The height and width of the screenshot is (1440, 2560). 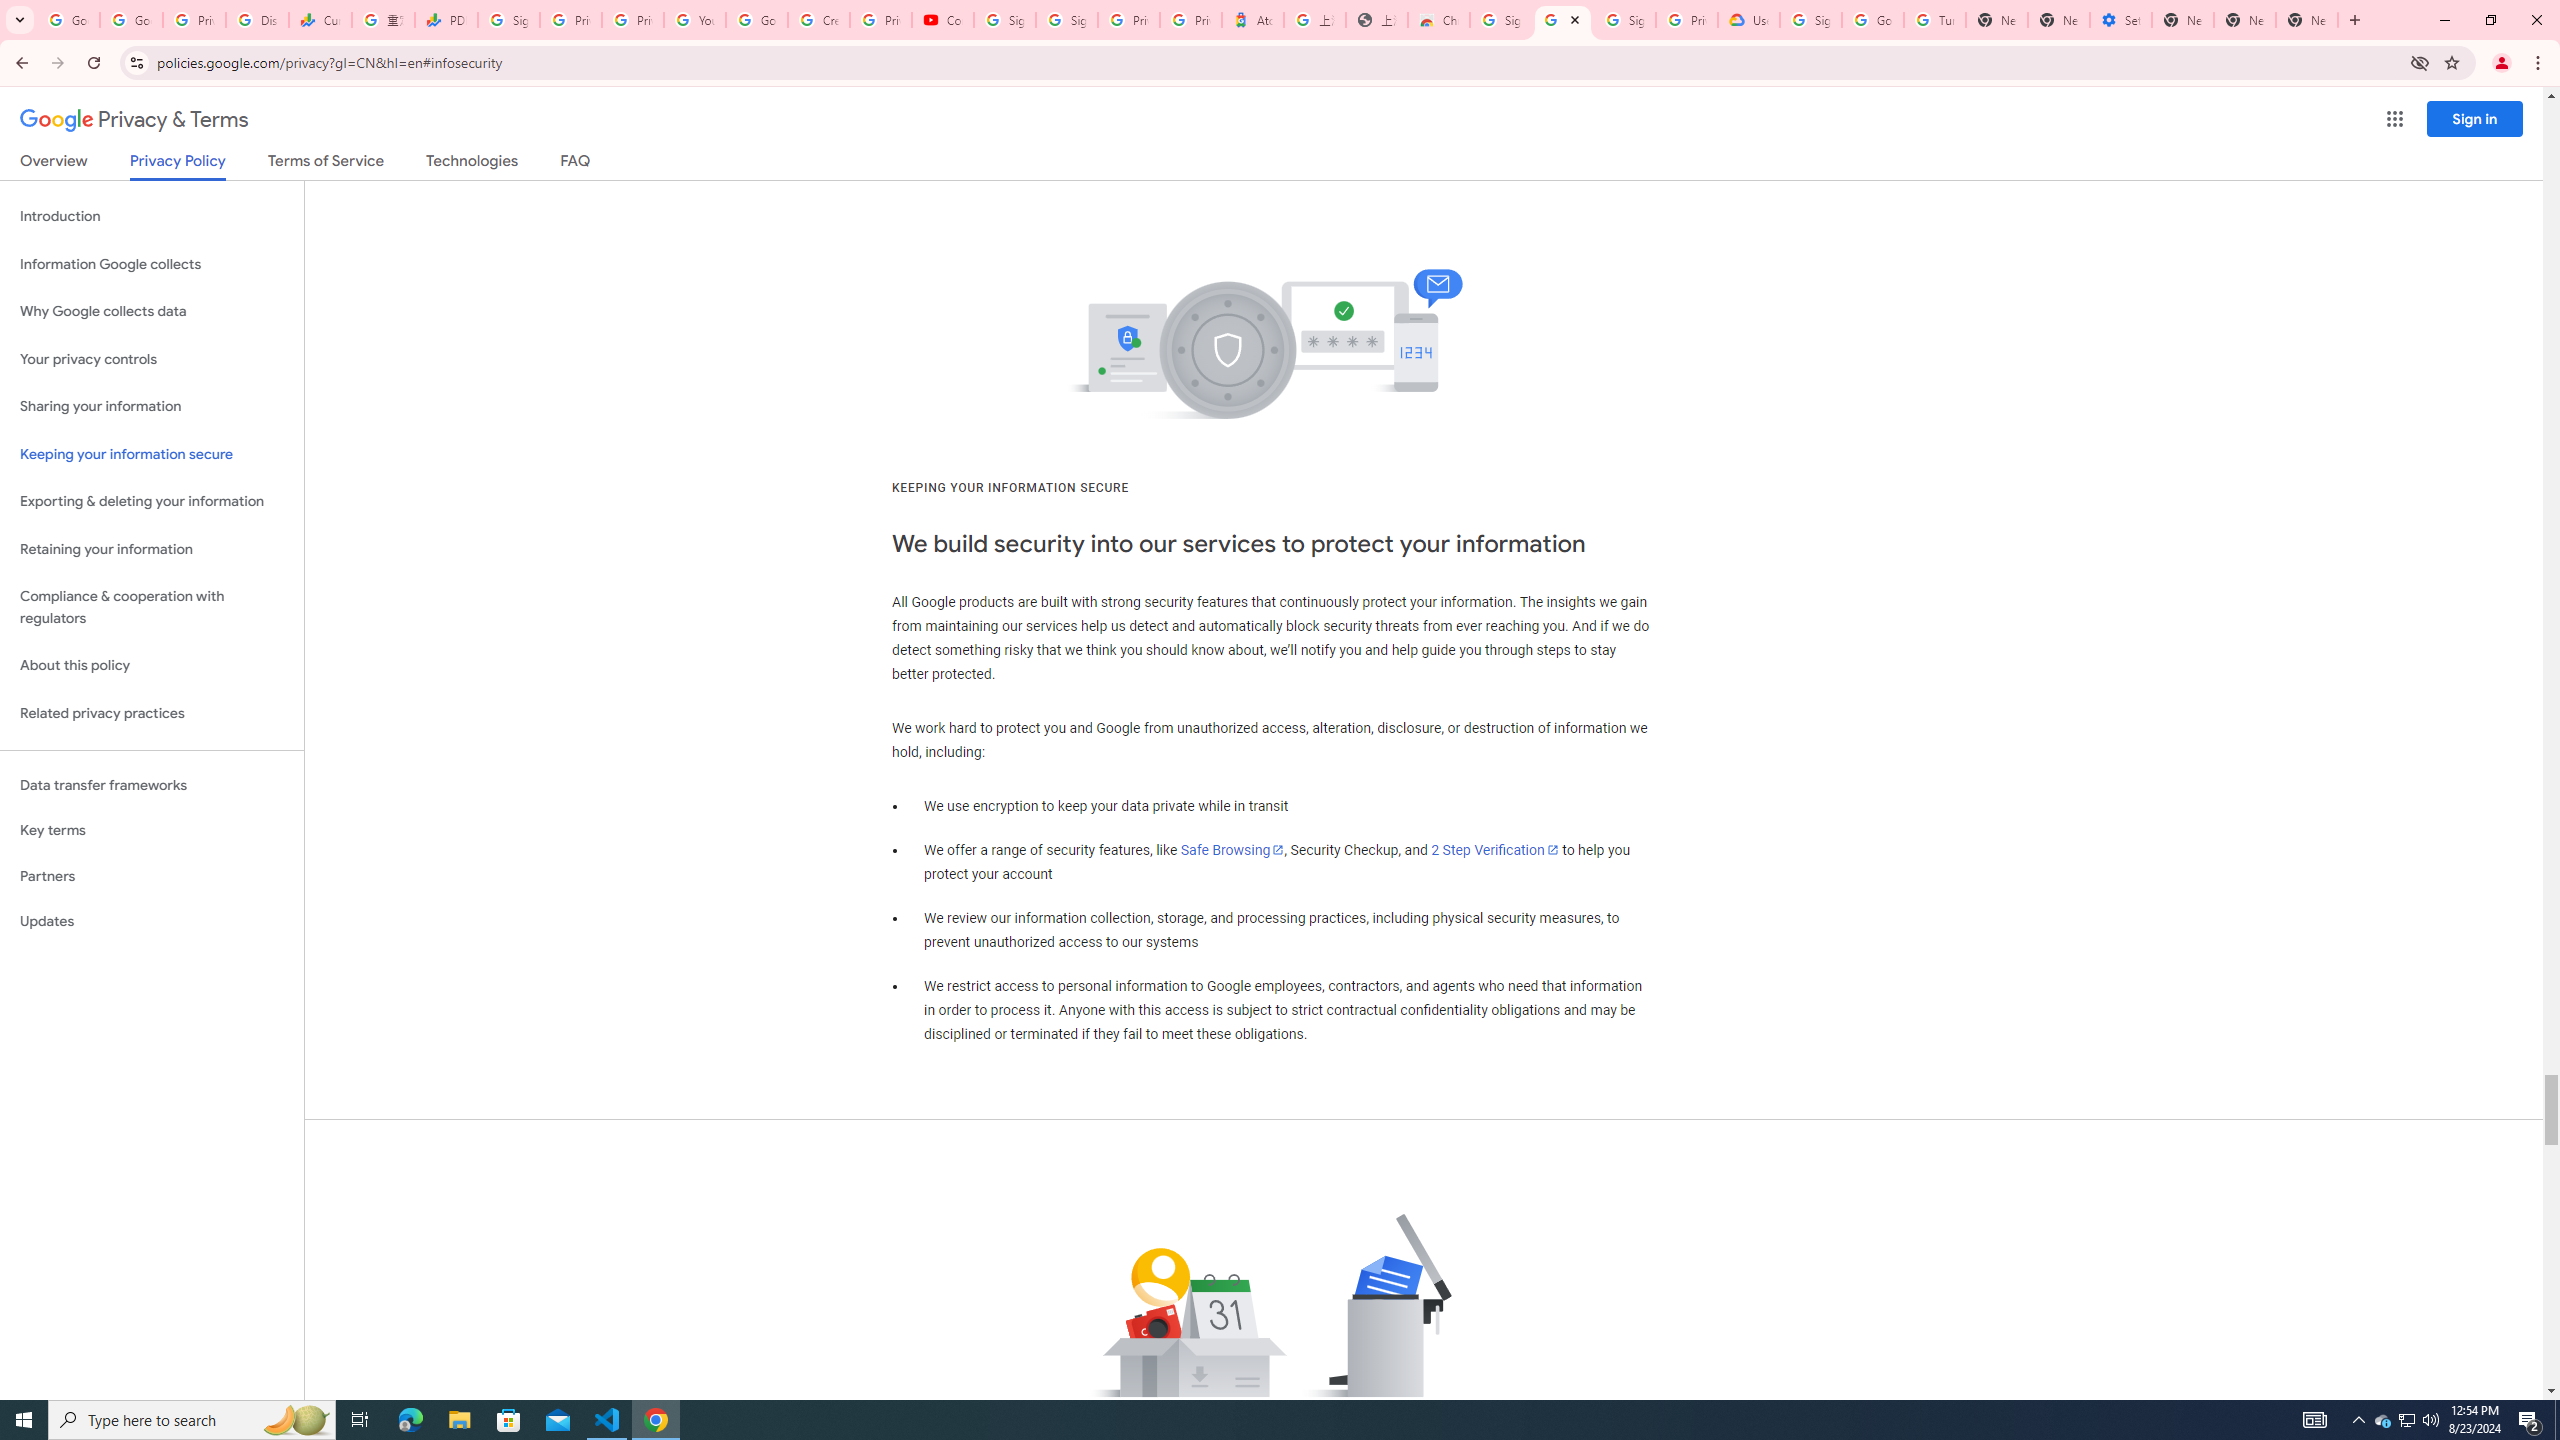 What do you see at coordinates (151, 712) in the screenshot?
I see `'Related privacy practices'` at bounding box center [151, 712].